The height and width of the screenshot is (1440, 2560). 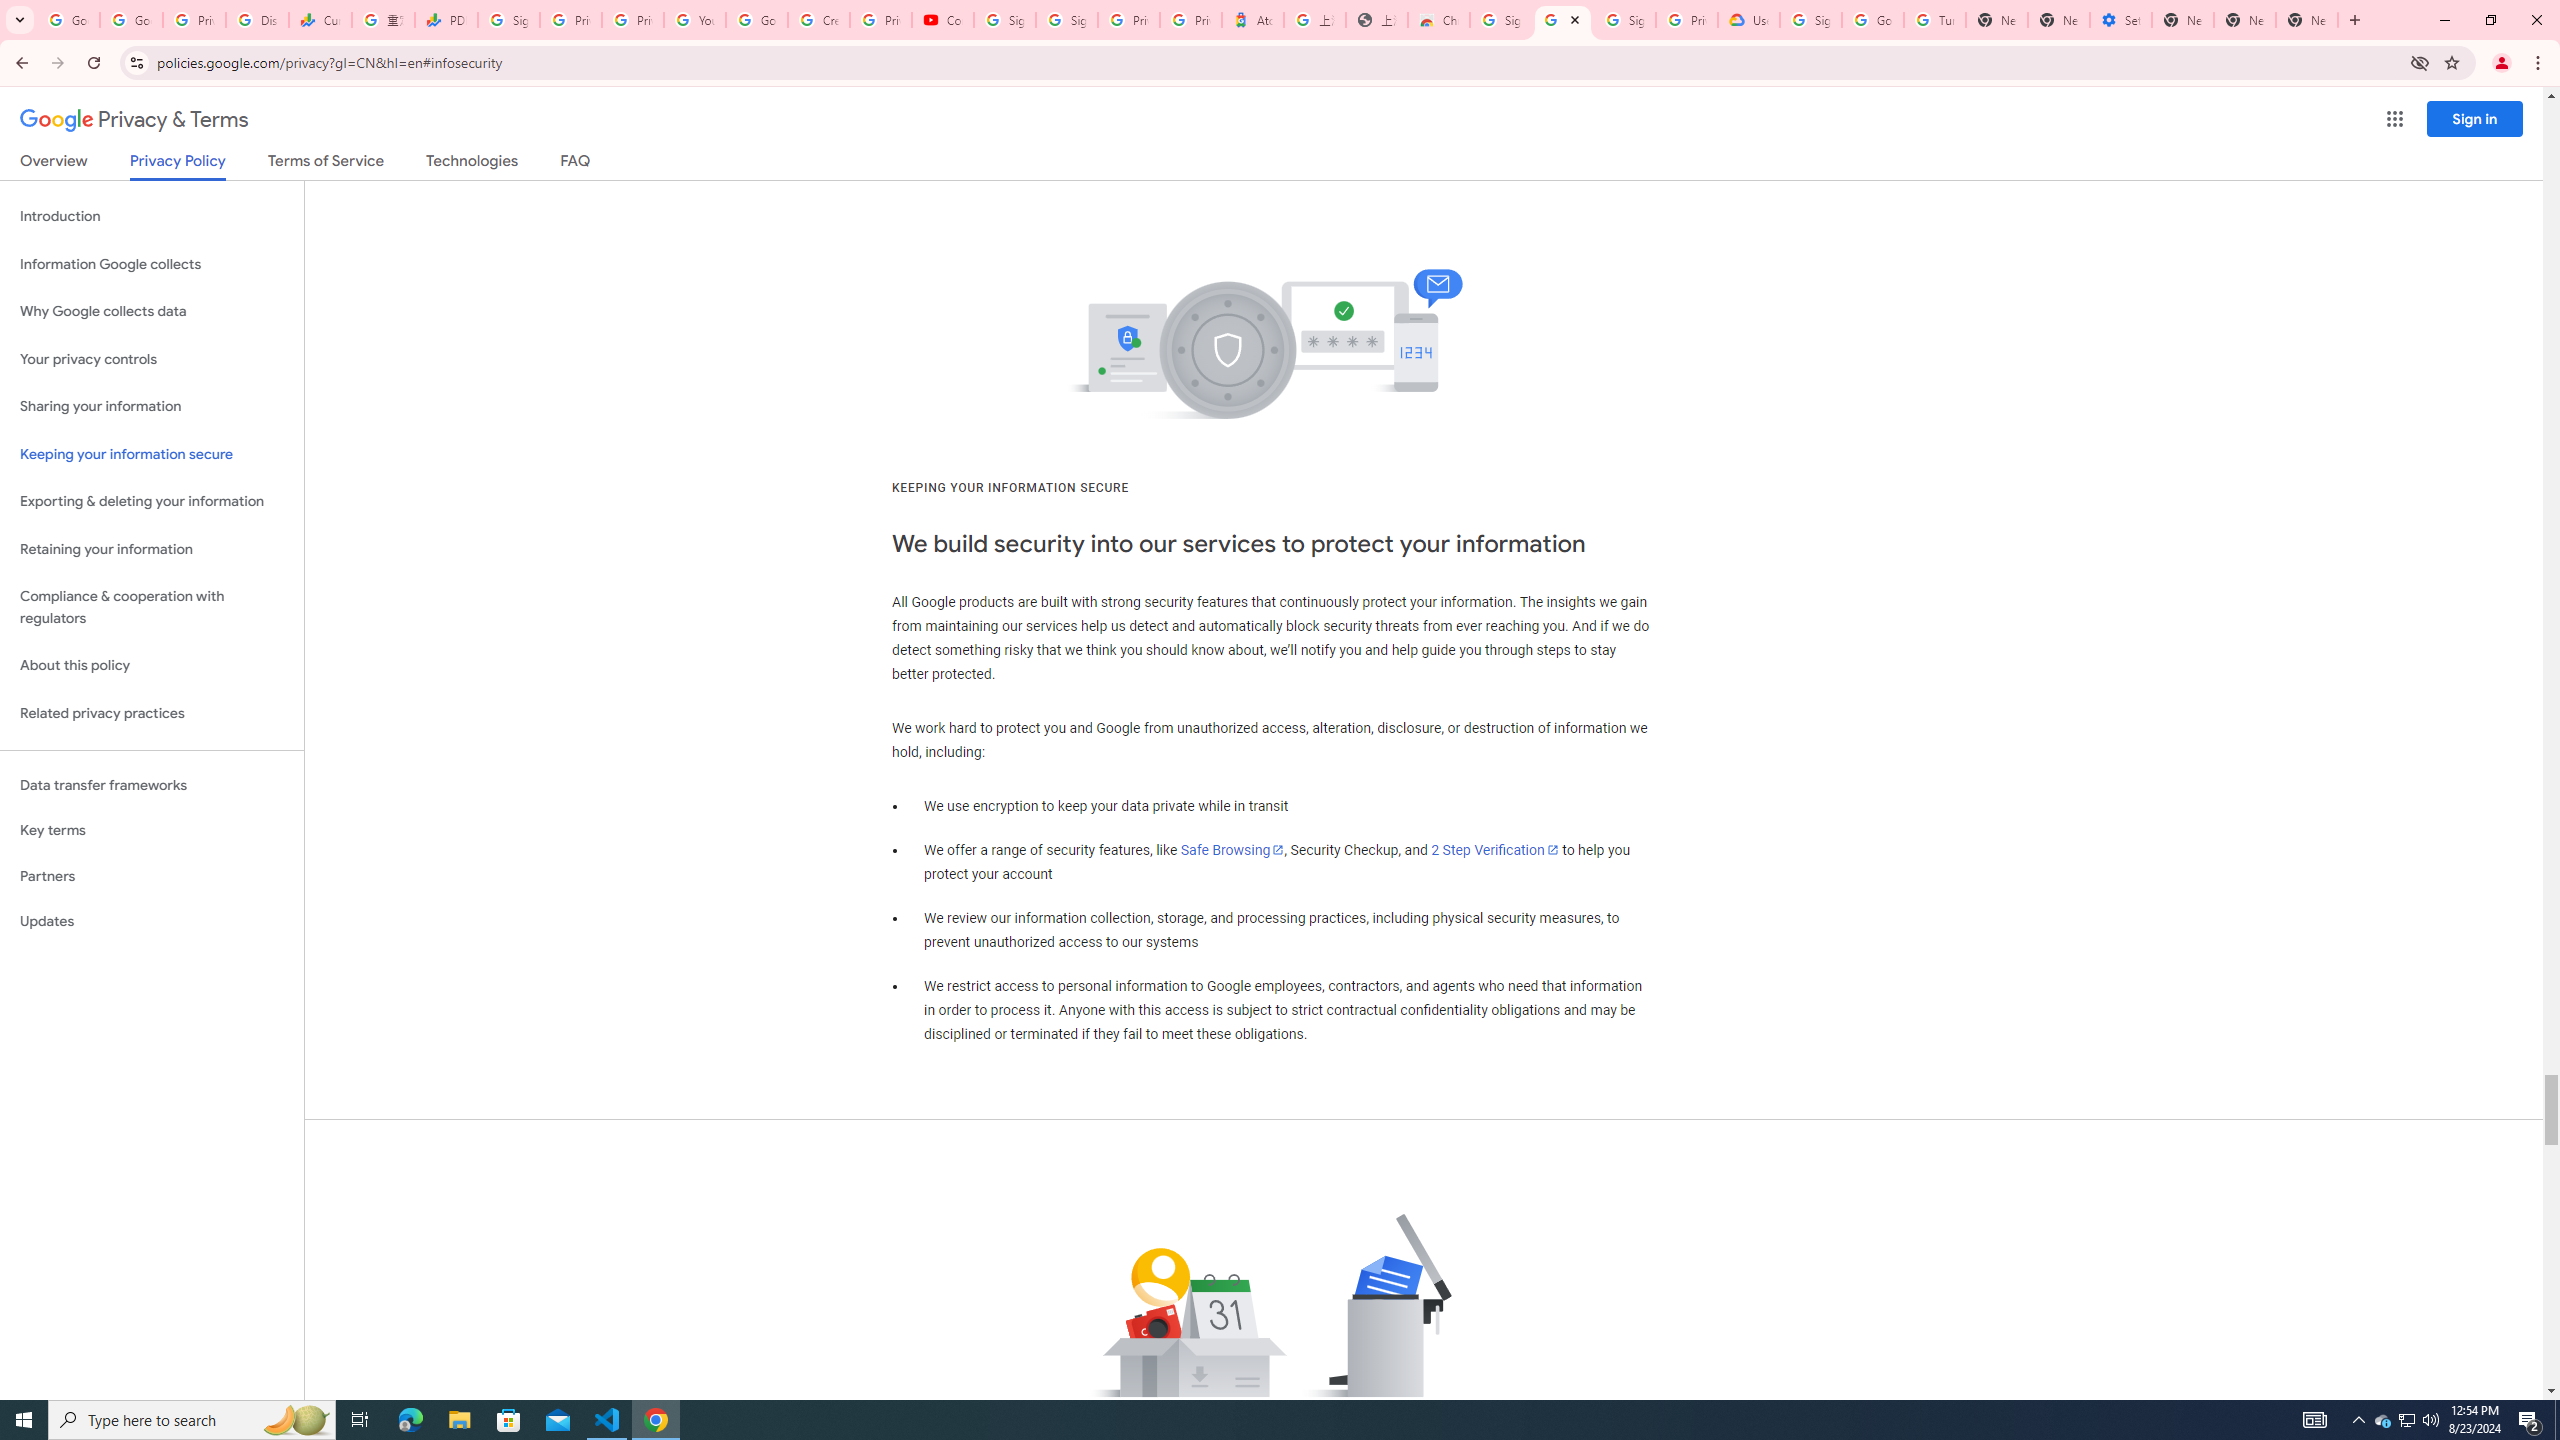 What do you see at coordinates (151, 712) in the screenshot?
I see `'Related privacy practices'` at bounding box center [151, 712].